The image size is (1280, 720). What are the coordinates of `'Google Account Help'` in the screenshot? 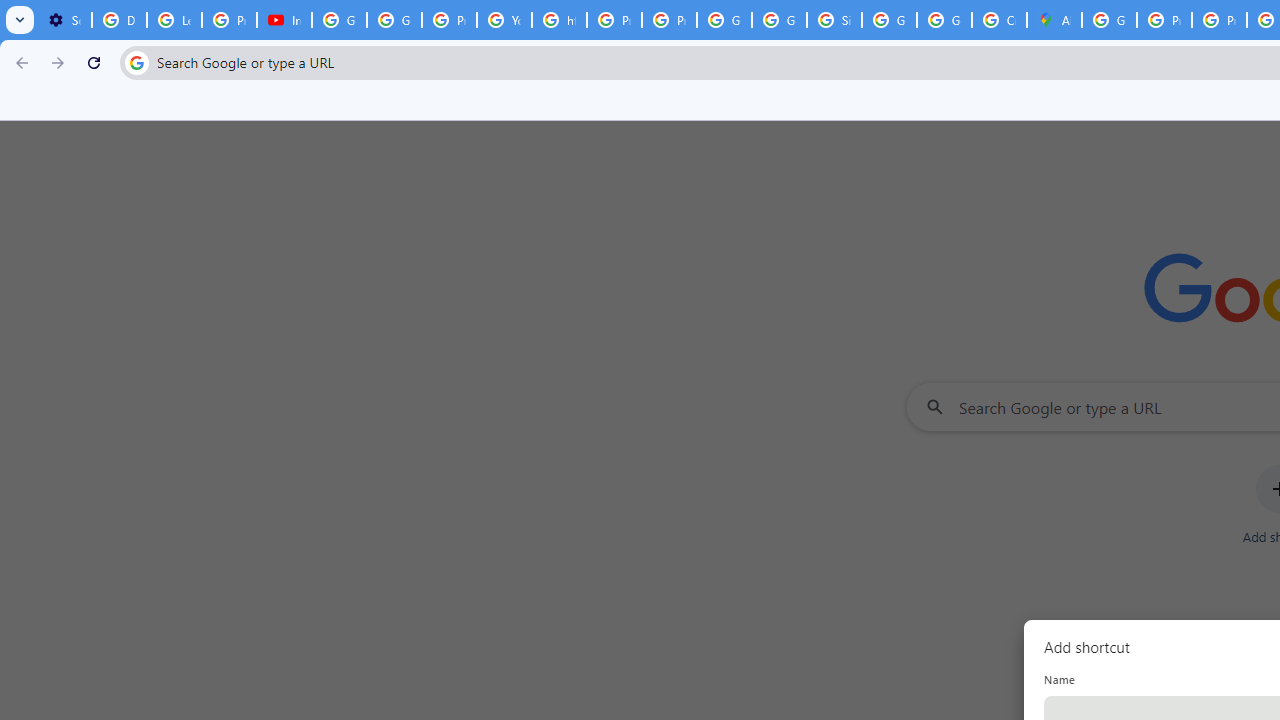 It's located at (339, 20).